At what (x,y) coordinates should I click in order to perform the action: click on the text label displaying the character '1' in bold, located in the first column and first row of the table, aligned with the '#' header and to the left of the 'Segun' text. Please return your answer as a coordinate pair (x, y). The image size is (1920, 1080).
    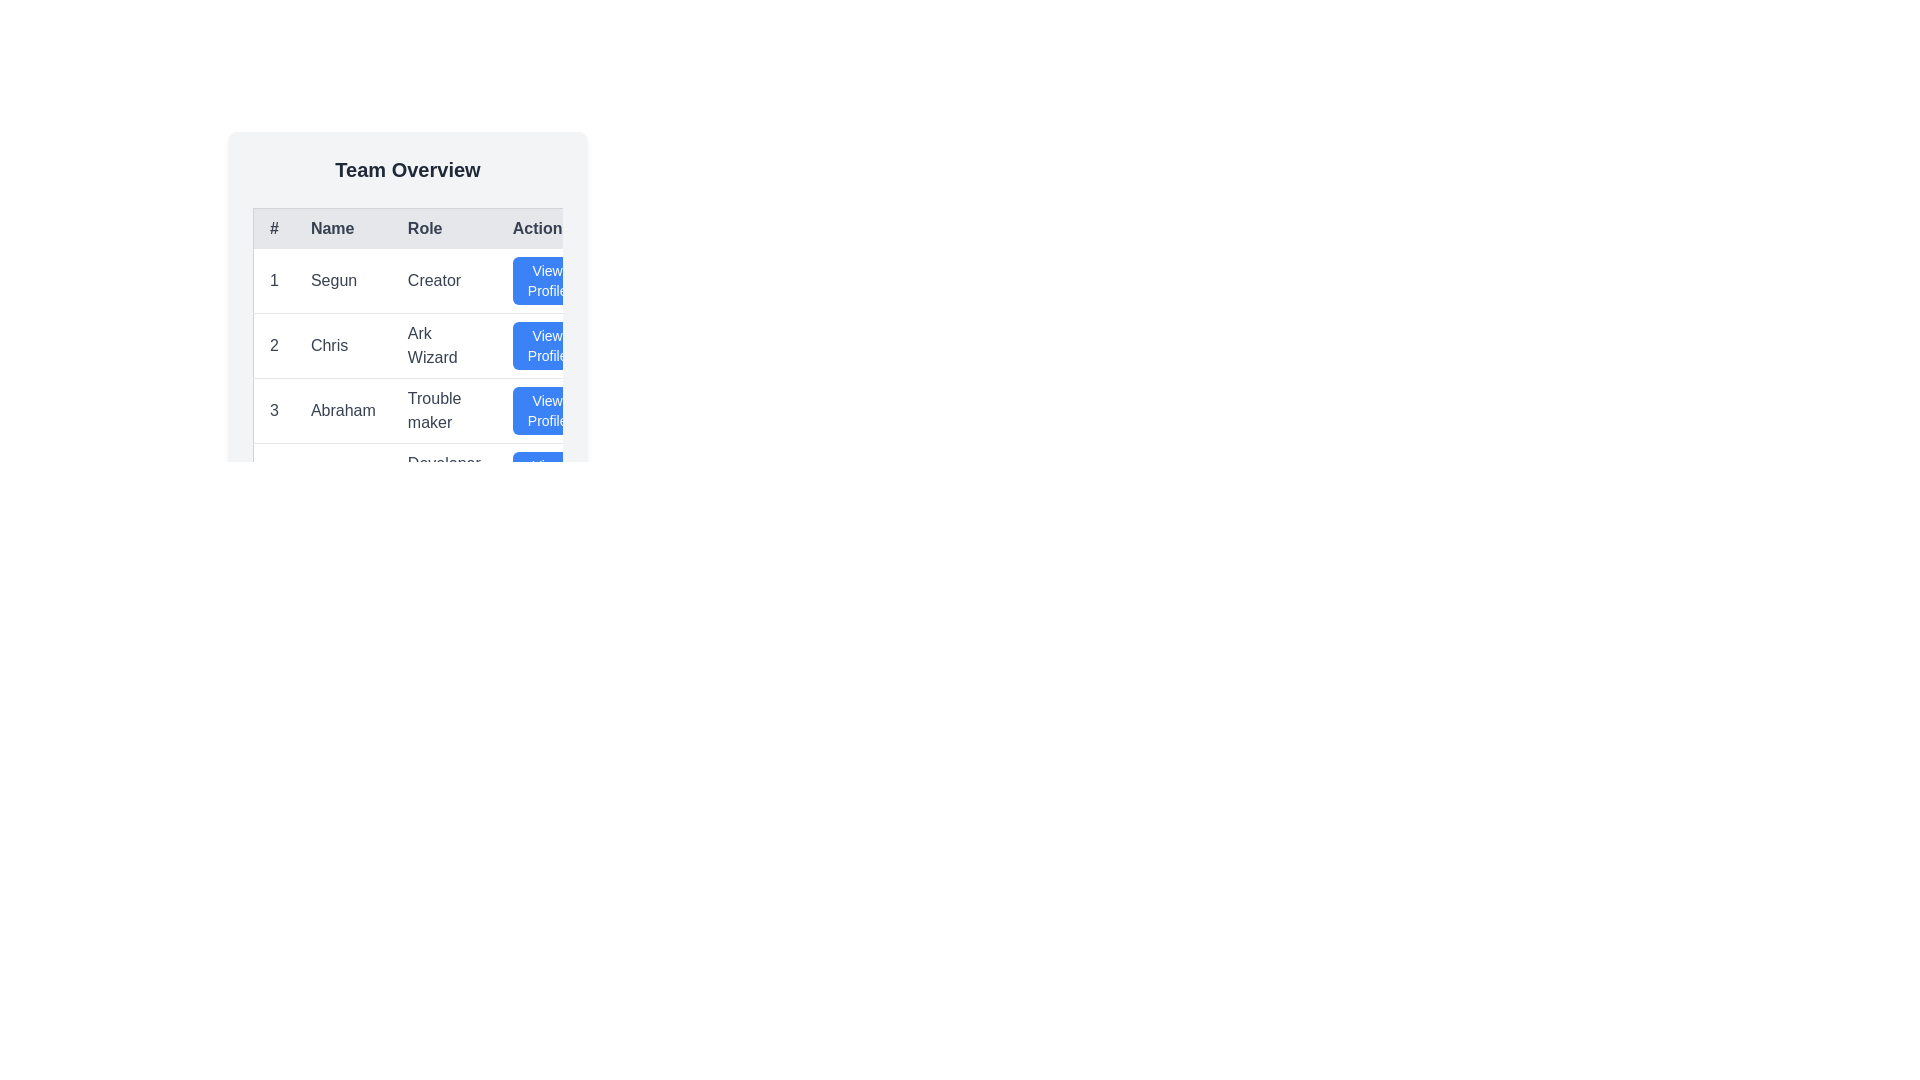
    Looking at the image, I should click on (273, 281).